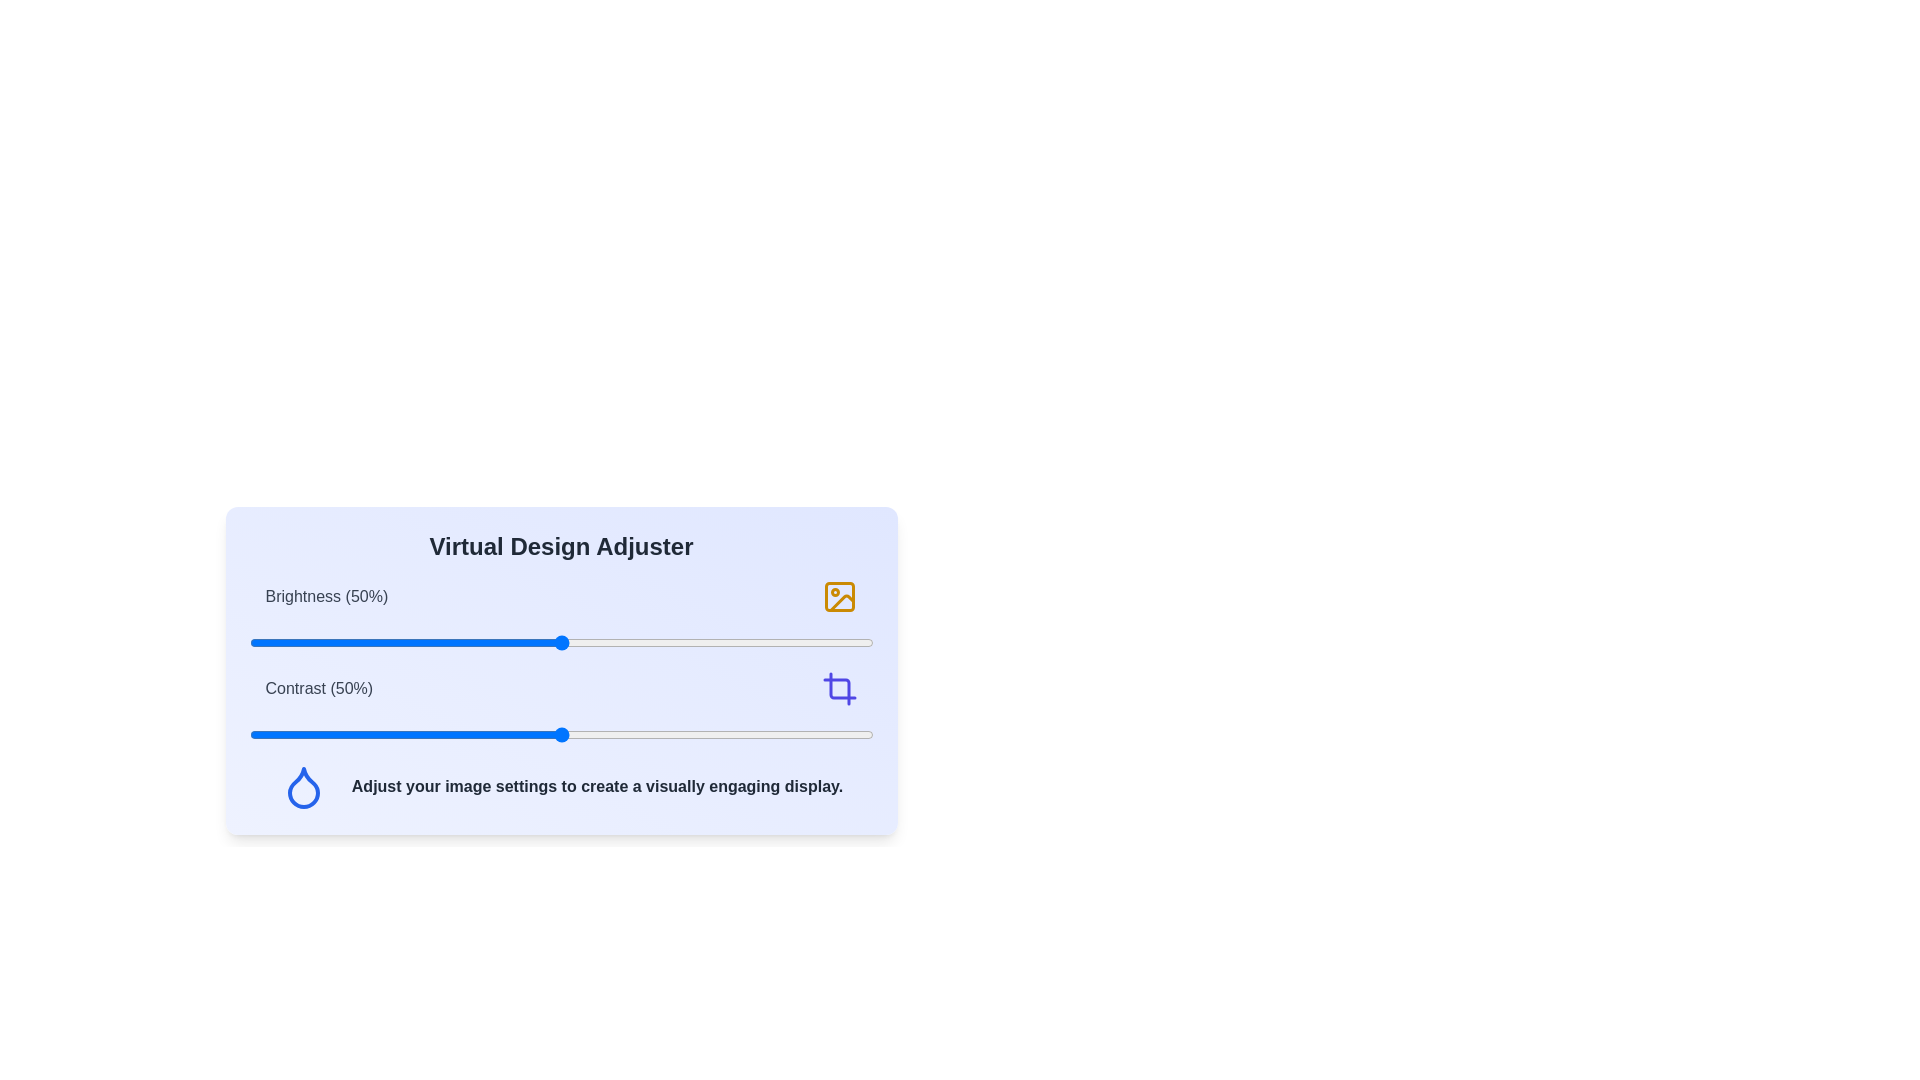 This screenshot has height=1080, width=1920. I want to click on the brightness slider to 89%, so click(804, 643).